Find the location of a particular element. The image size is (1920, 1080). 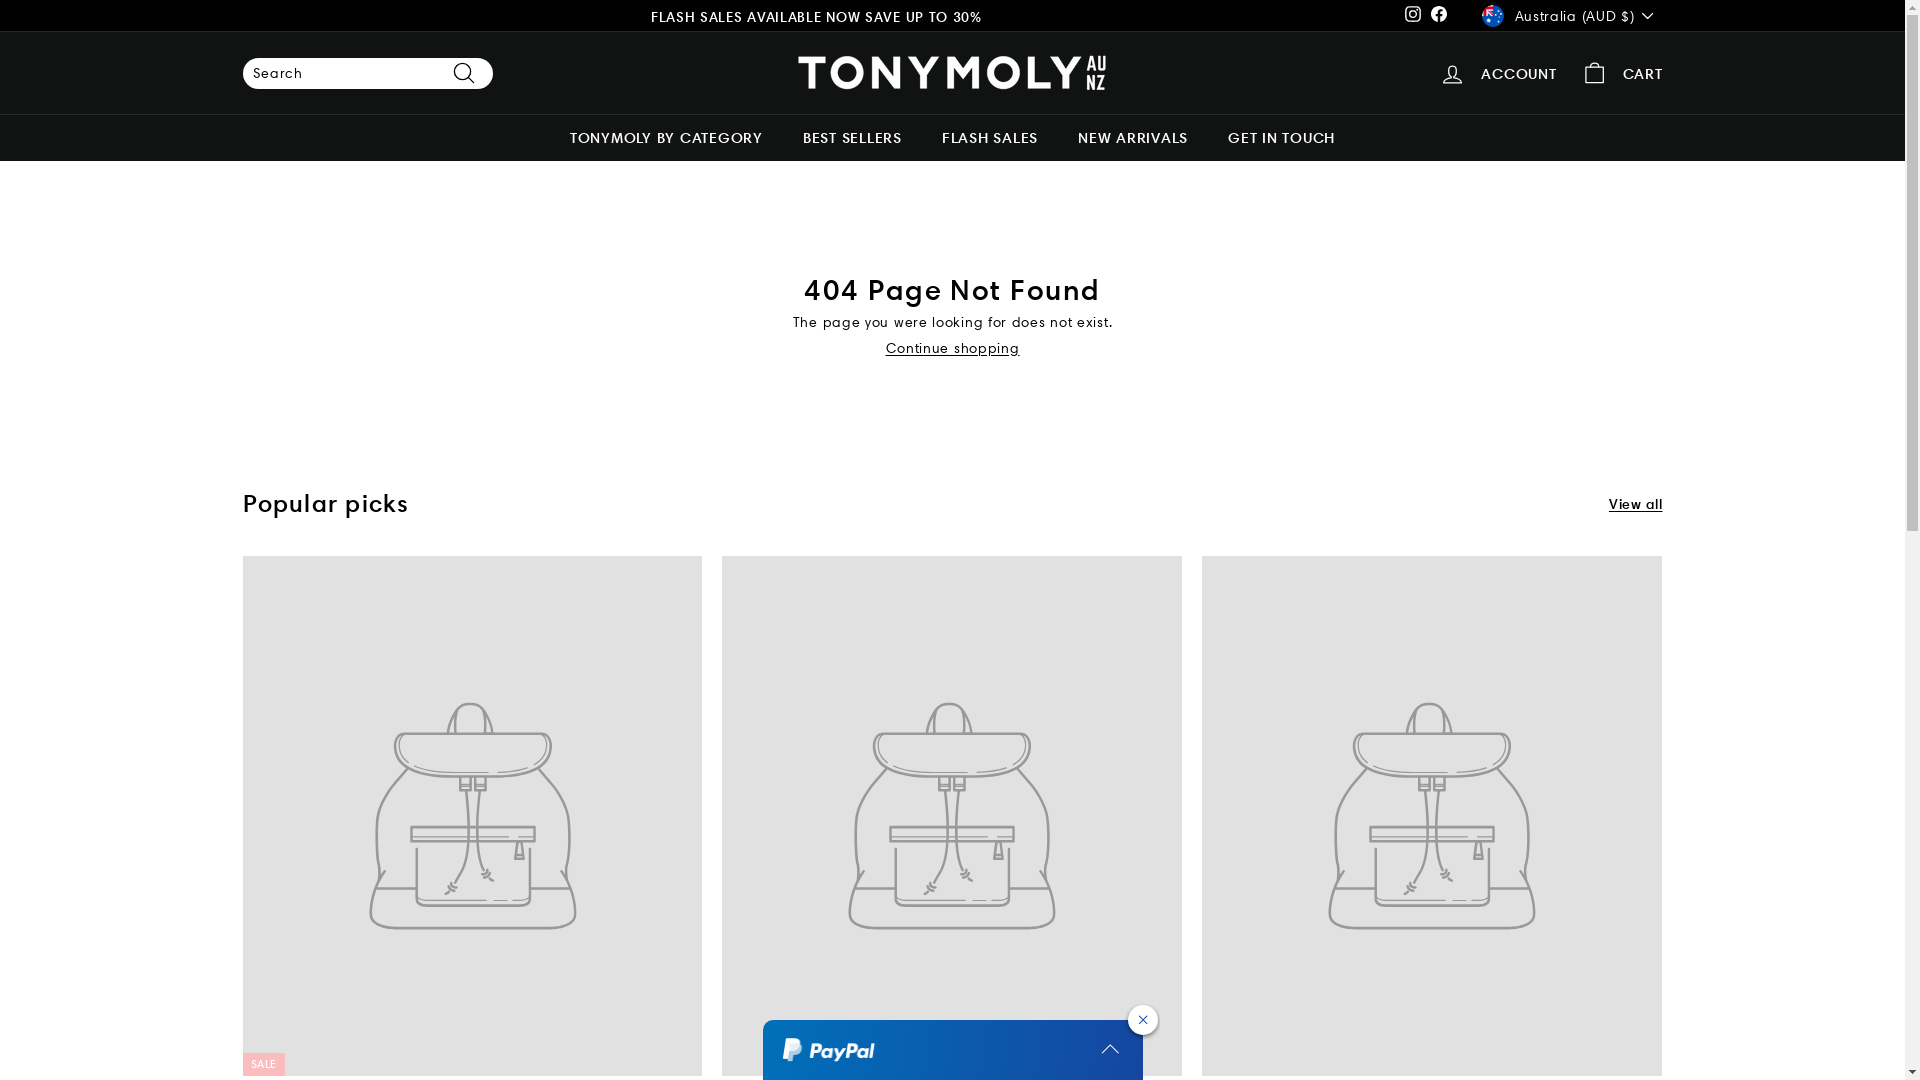

'BEST SELLERS' is located at coordinates (852, 136).